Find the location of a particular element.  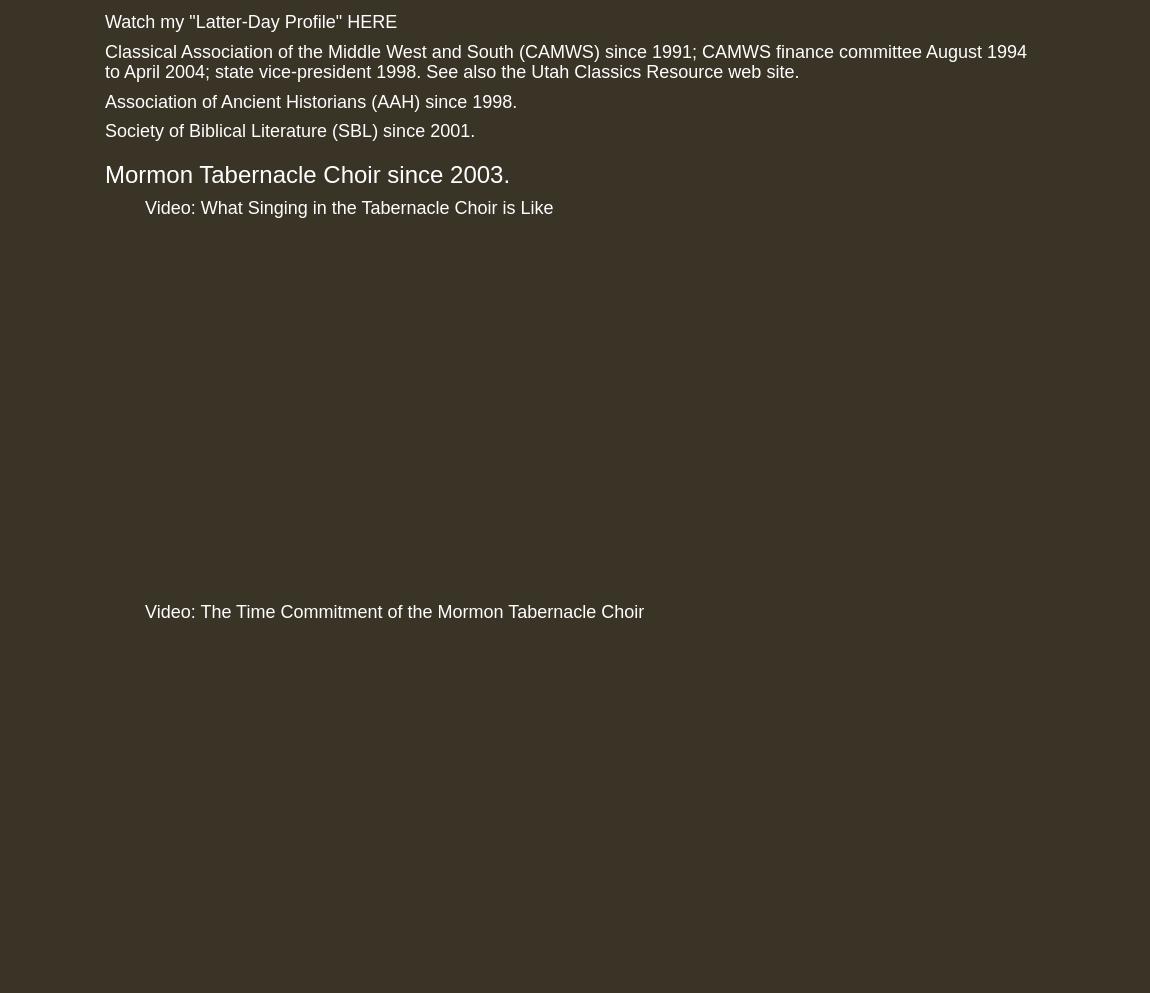

'Association of Ancient Historians' is located at coordinates (234, 99).